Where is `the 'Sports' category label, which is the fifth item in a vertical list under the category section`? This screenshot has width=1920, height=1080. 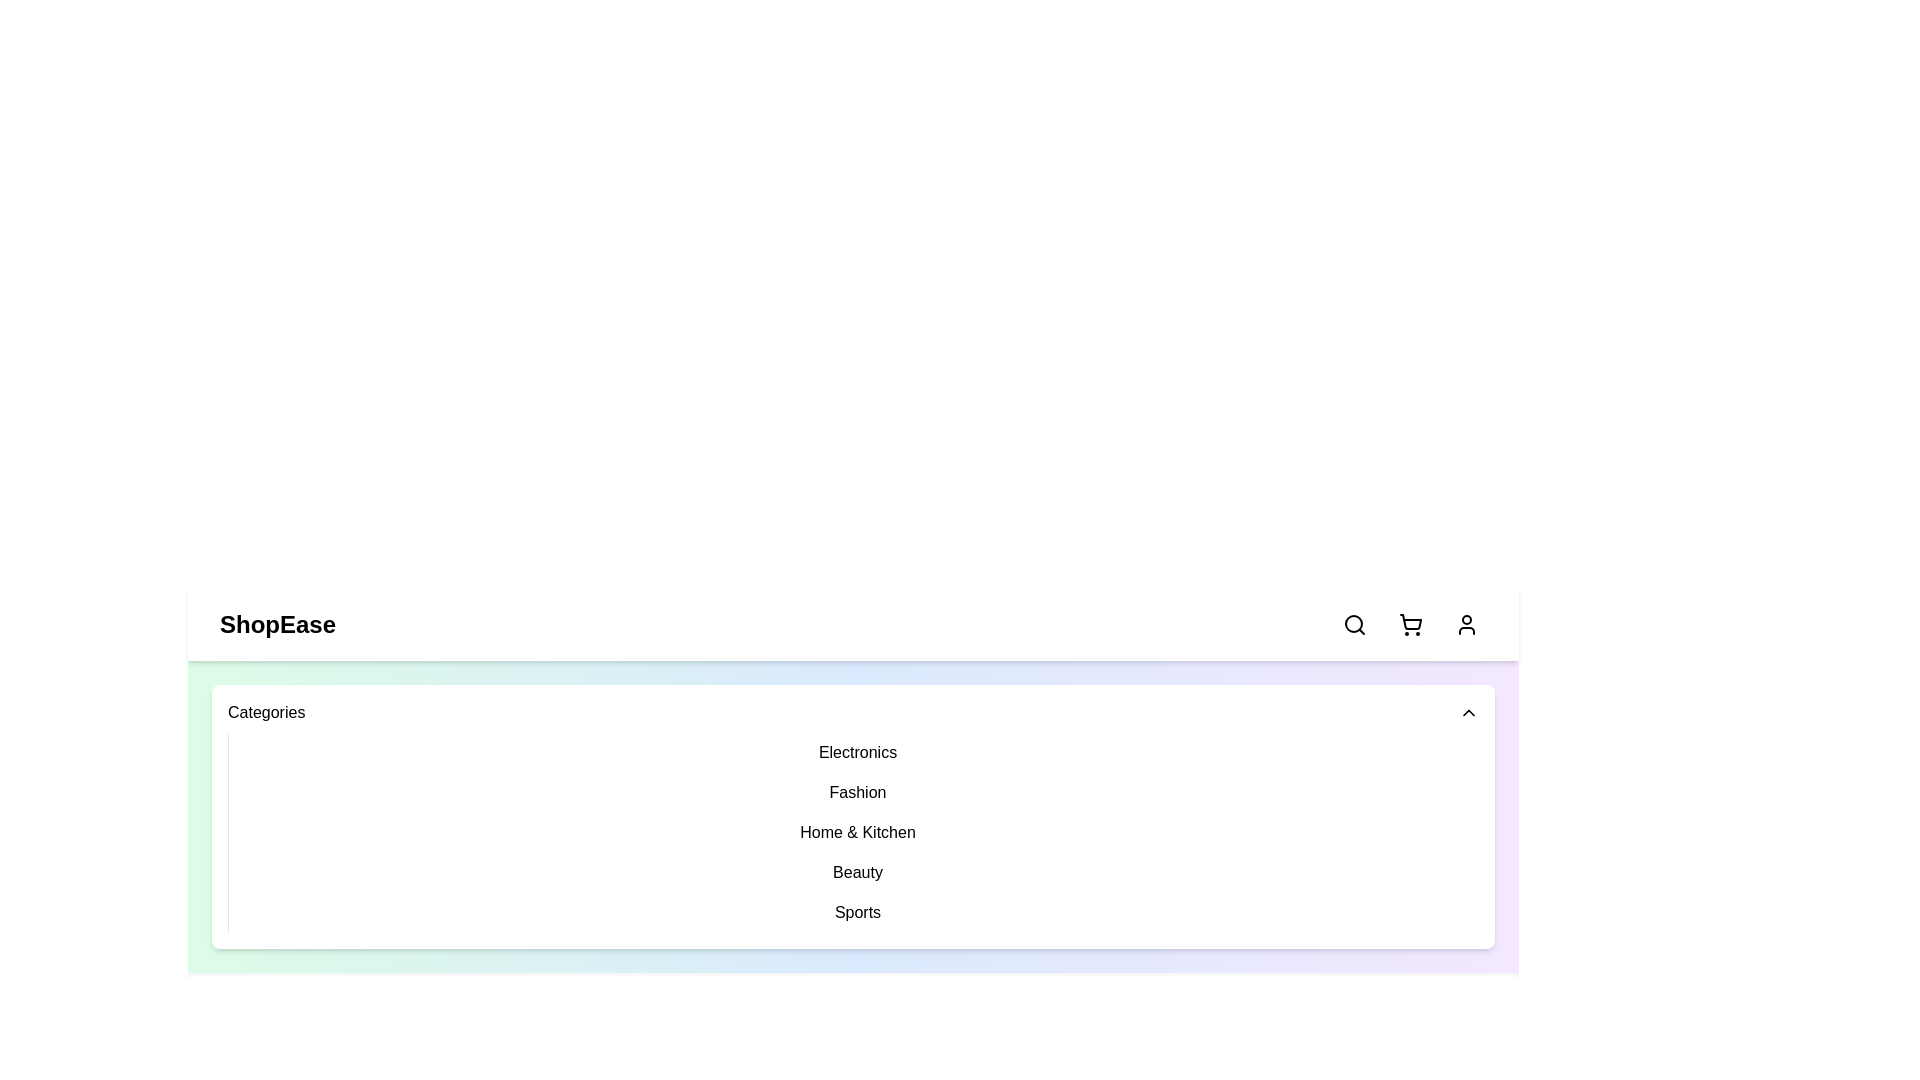 the 'Sports' category label, which is the fifth item in a vertical list under the category section is located at coordinates (858, 913).